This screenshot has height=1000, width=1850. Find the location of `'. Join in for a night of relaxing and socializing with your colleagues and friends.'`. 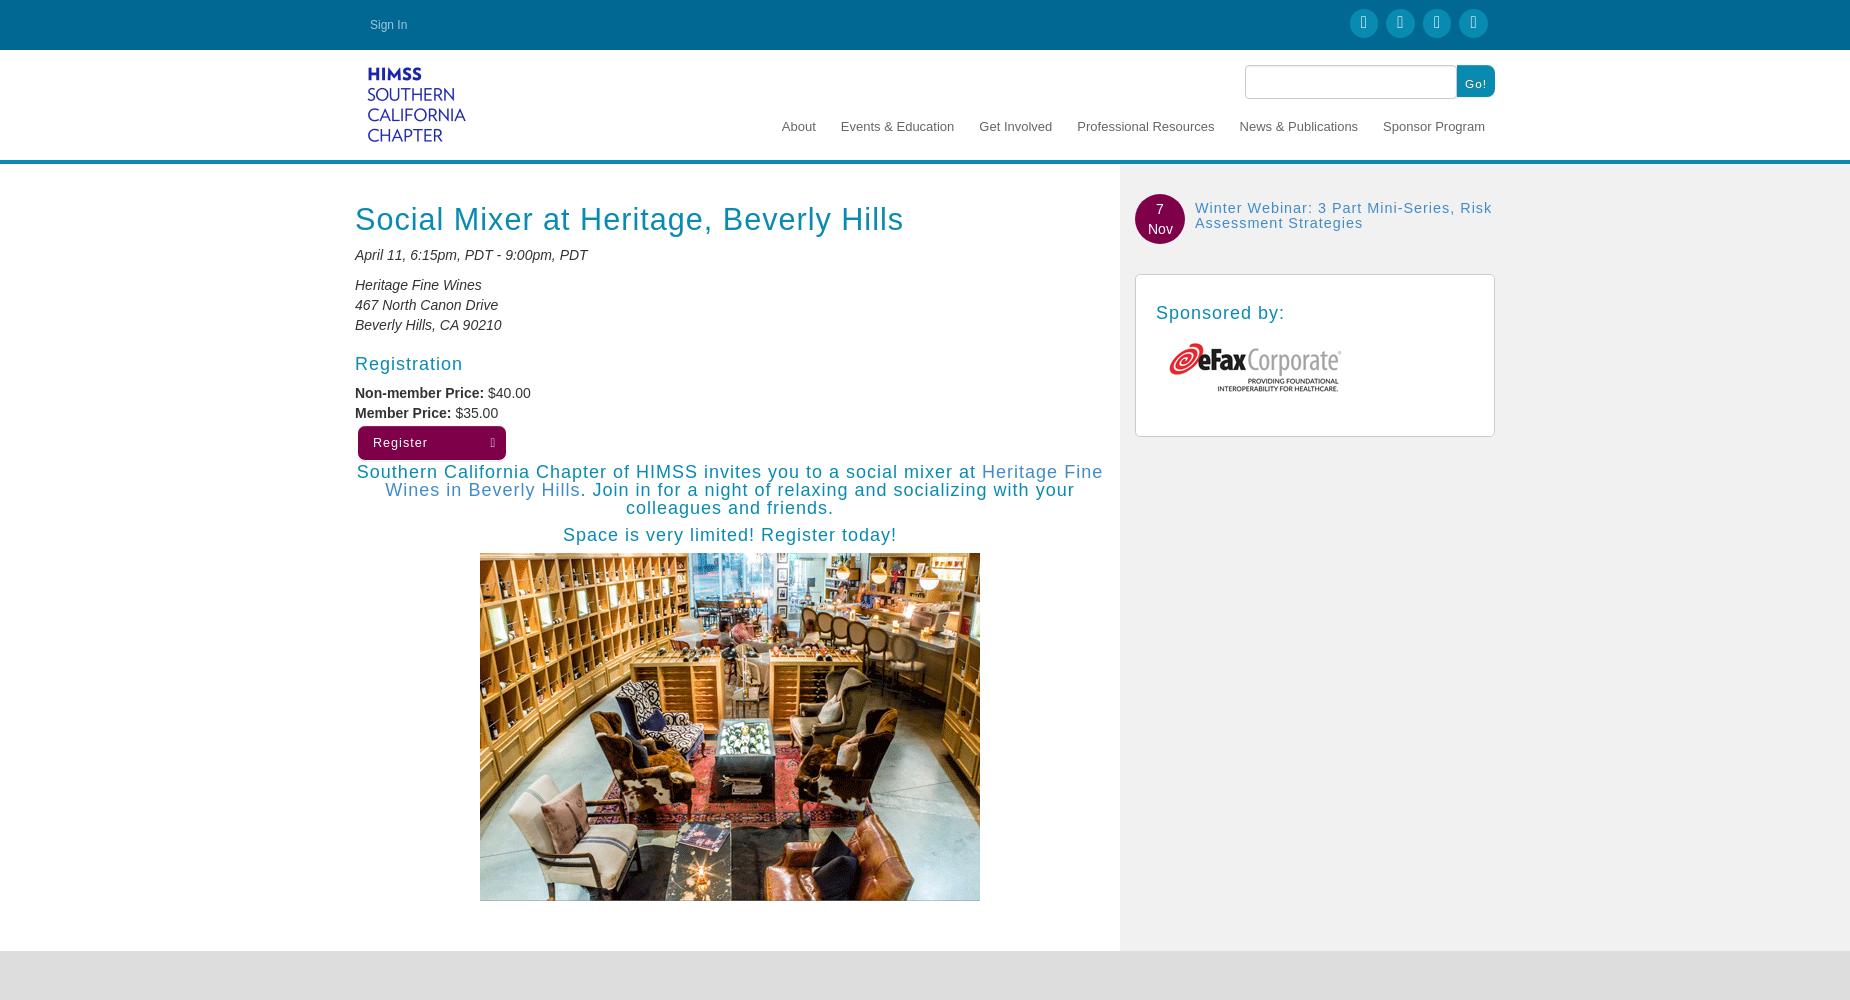

'. Join in for a night of relaxing and socializing with your colleagues and friends.' is located at coordinates (579, 497).